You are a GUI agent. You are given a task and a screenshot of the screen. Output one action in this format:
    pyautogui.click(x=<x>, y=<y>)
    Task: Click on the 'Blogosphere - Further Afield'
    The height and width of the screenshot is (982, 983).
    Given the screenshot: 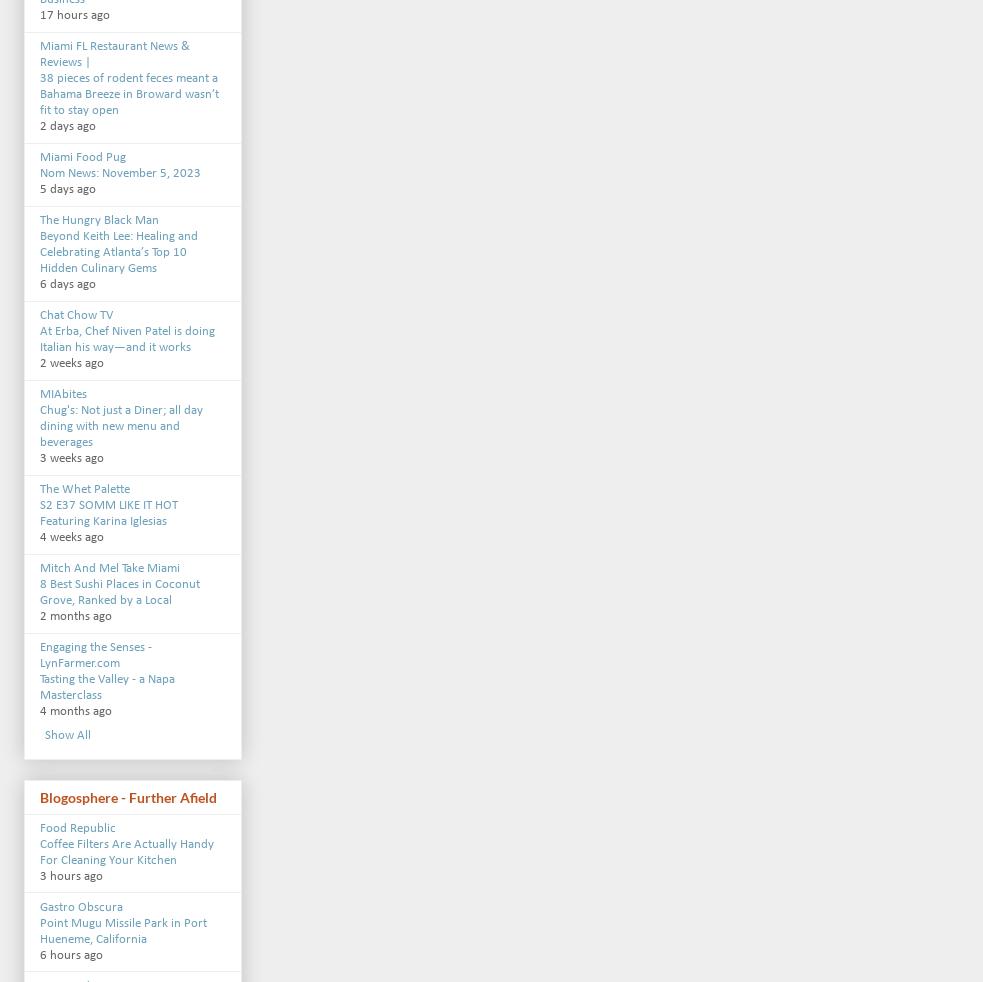 What is the action you would take?
    pyautogui.click(x=127, y=797)
    